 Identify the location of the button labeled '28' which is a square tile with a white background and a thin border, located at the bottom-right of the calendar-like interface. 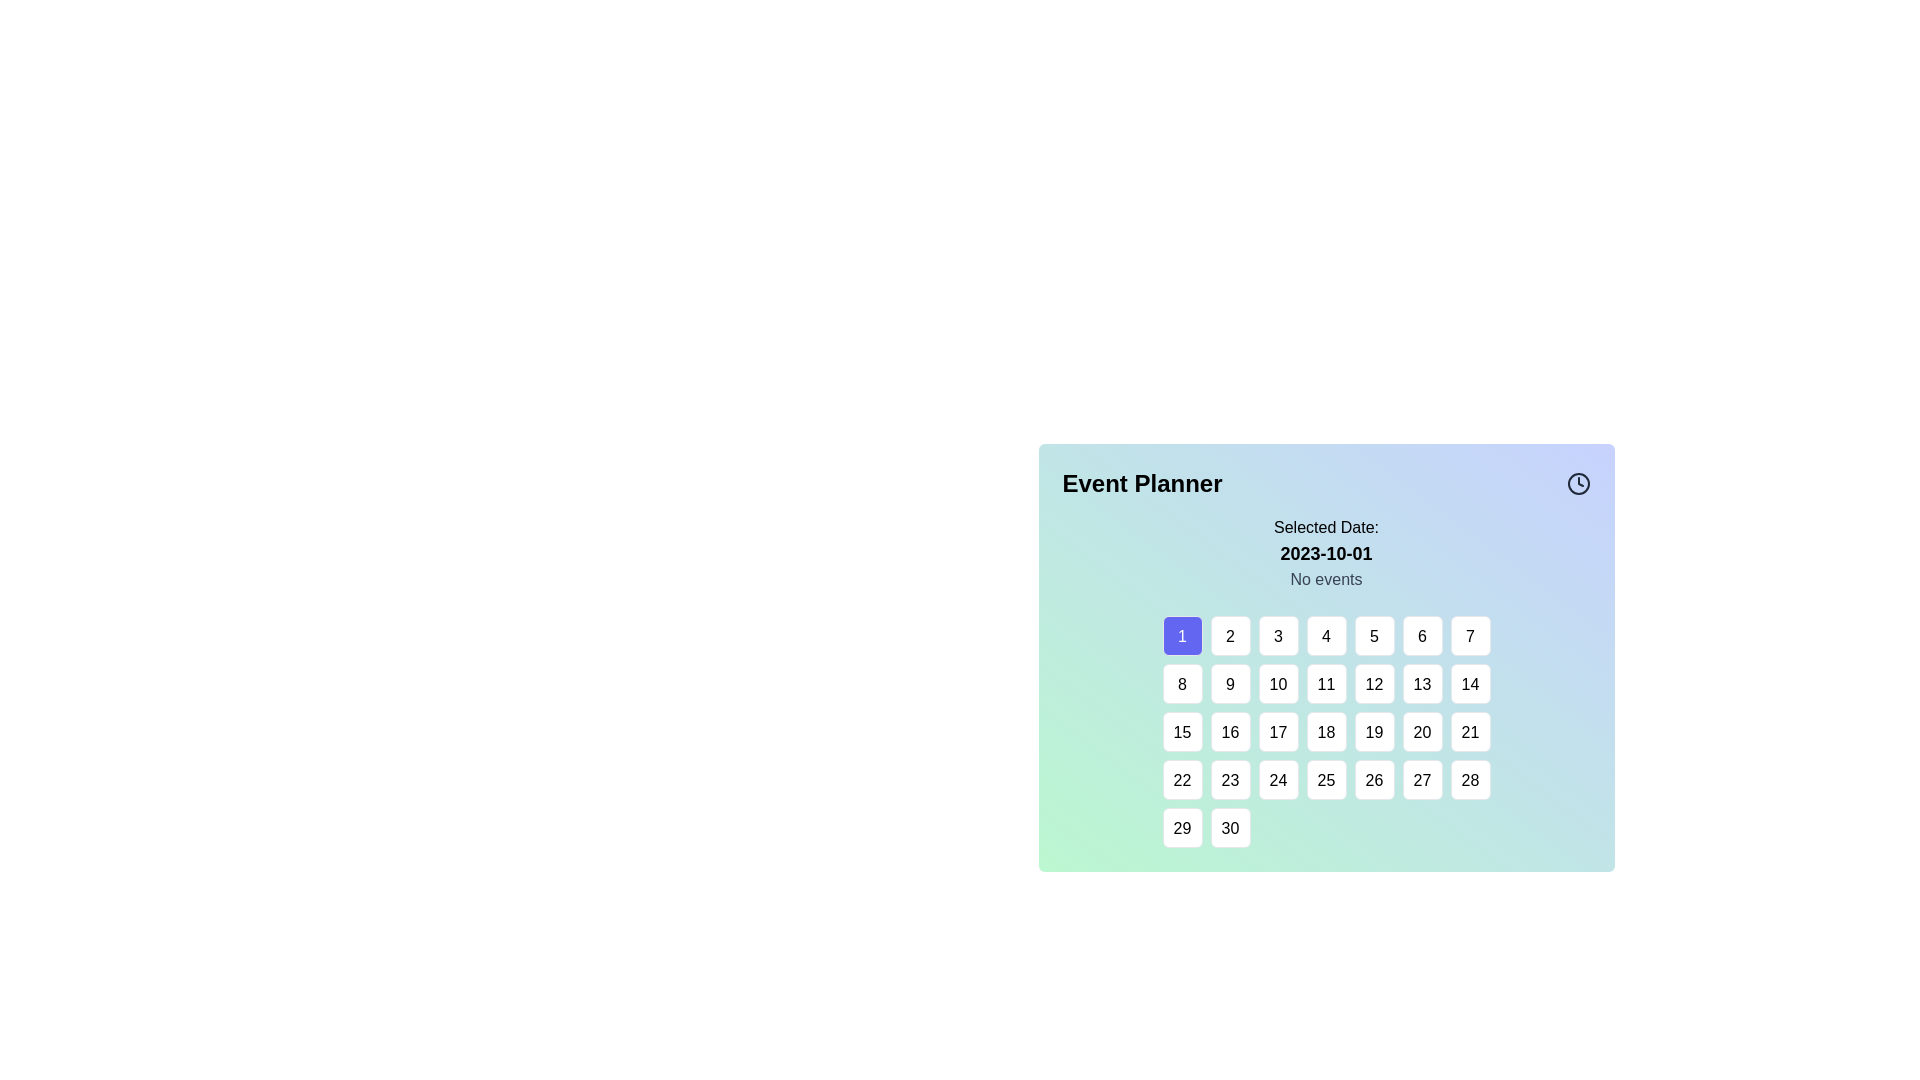
(1470, 778).